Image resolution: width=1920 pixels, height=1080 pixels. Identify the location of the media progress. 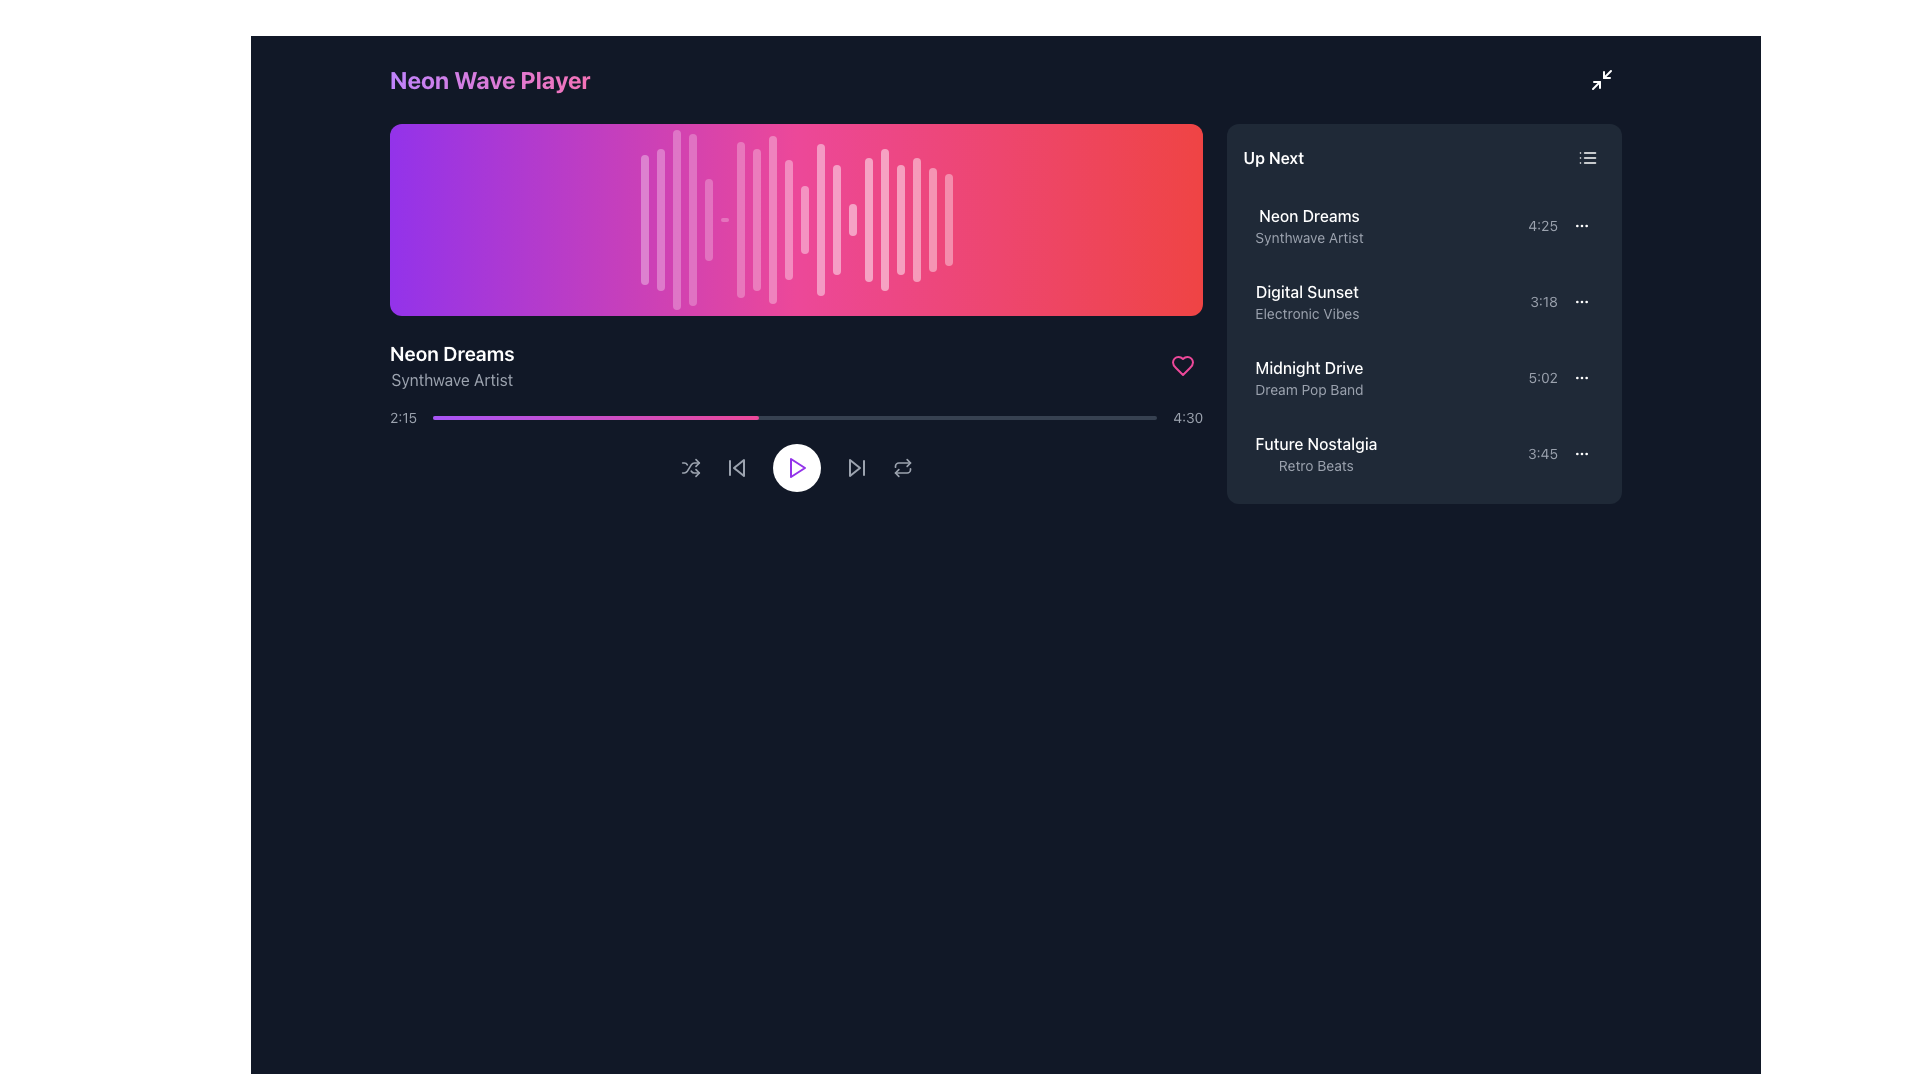
(736, 416).